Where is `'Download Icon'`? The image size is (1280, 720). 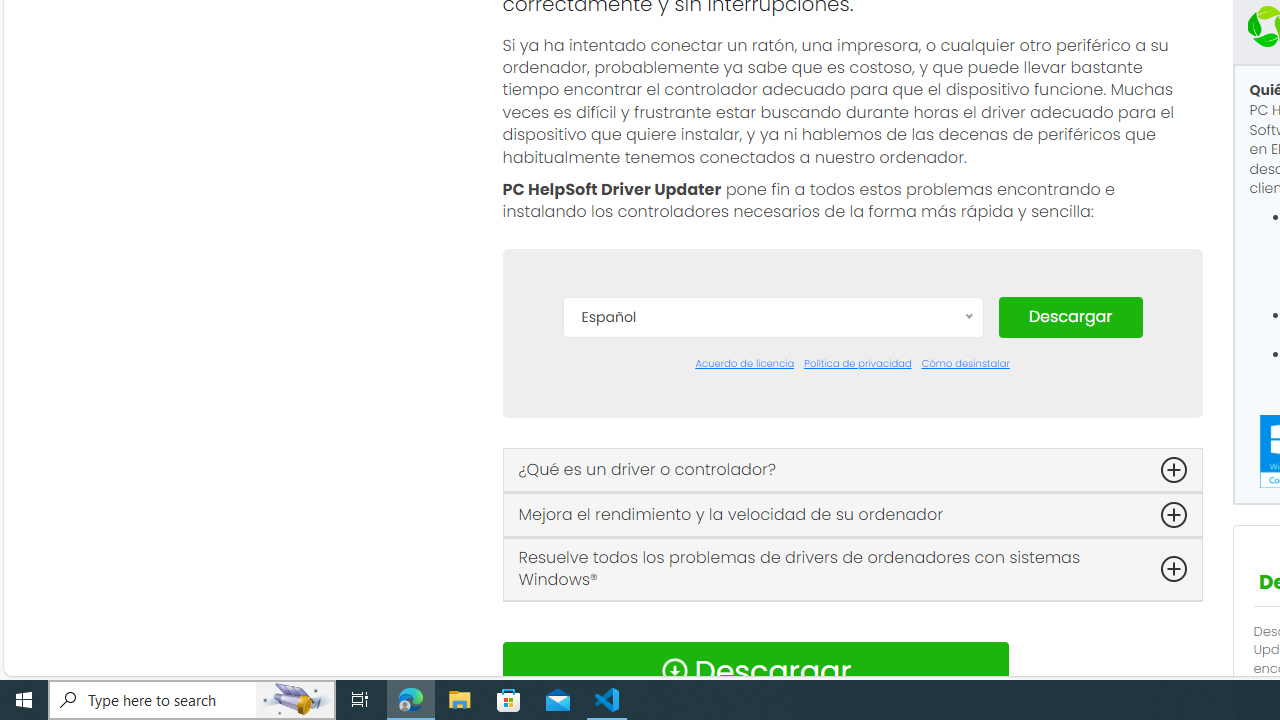 'Download Icon' is located at coordinates (674, 671).